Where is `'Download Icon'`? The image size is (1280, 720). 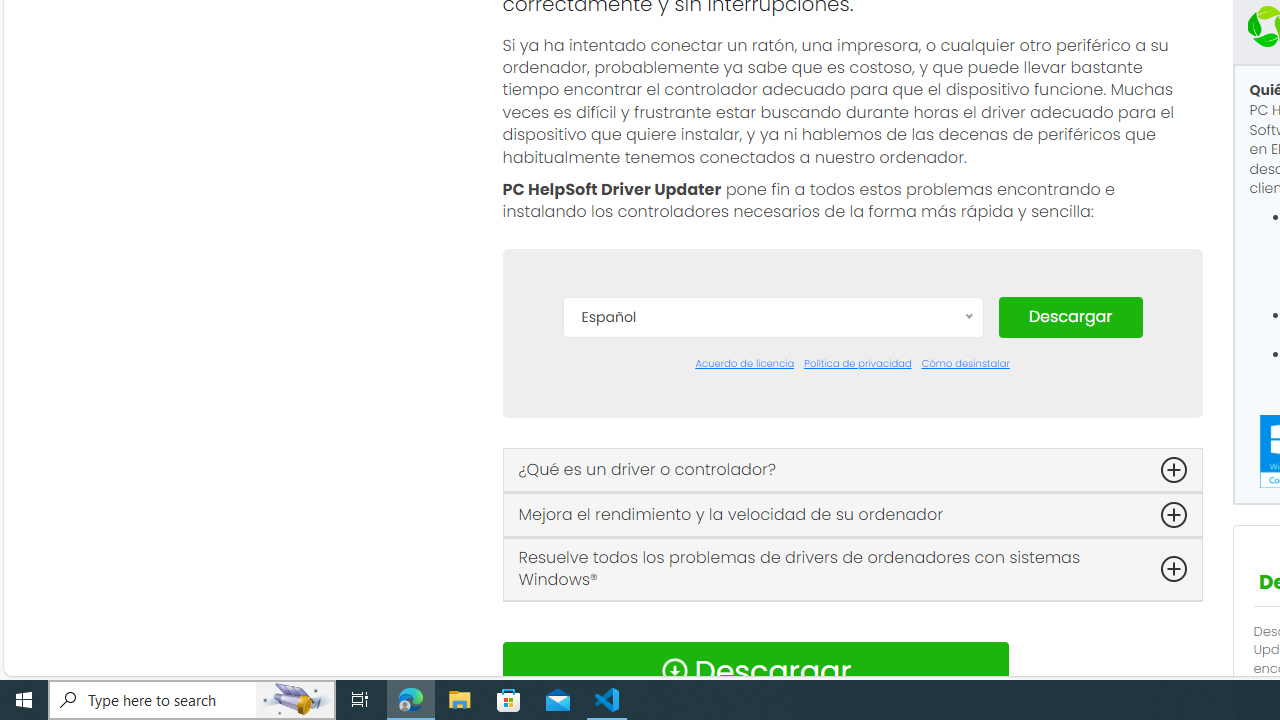 'Download Icon' is located at coordinates (674, 671).